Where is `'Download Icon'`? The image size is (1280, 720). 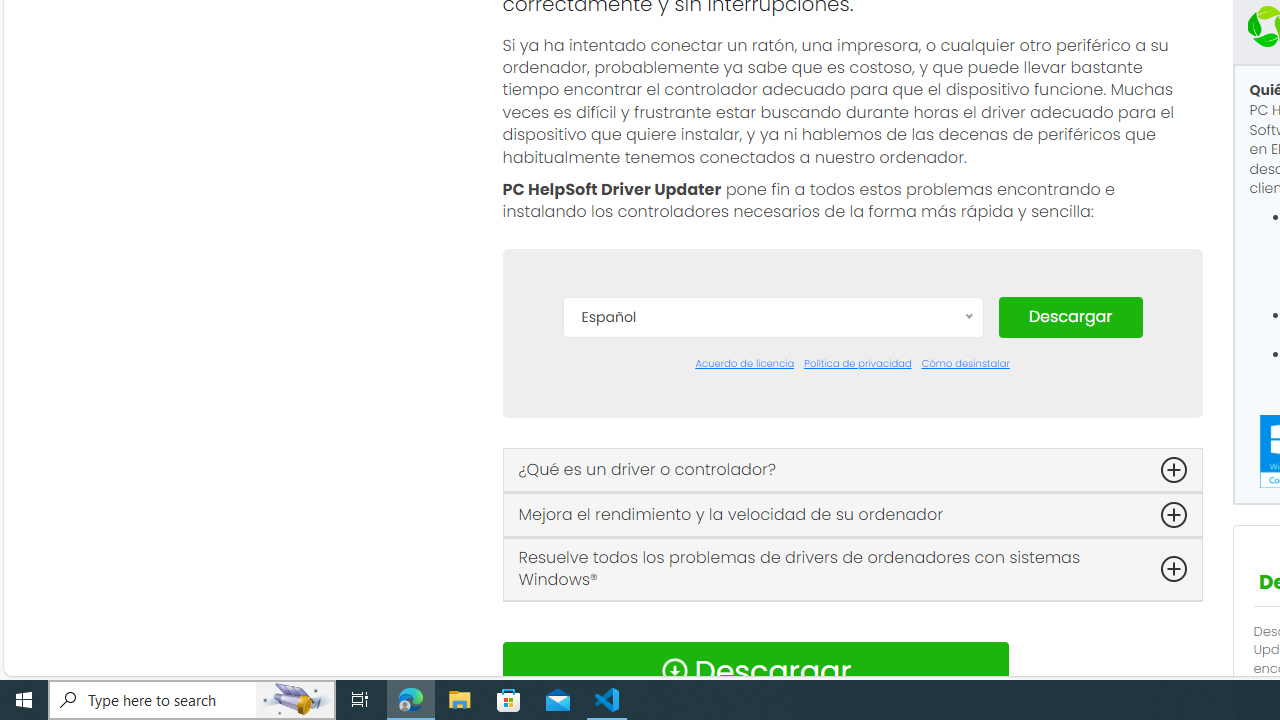 'Download Icon' is located at coordinates (674, 671).